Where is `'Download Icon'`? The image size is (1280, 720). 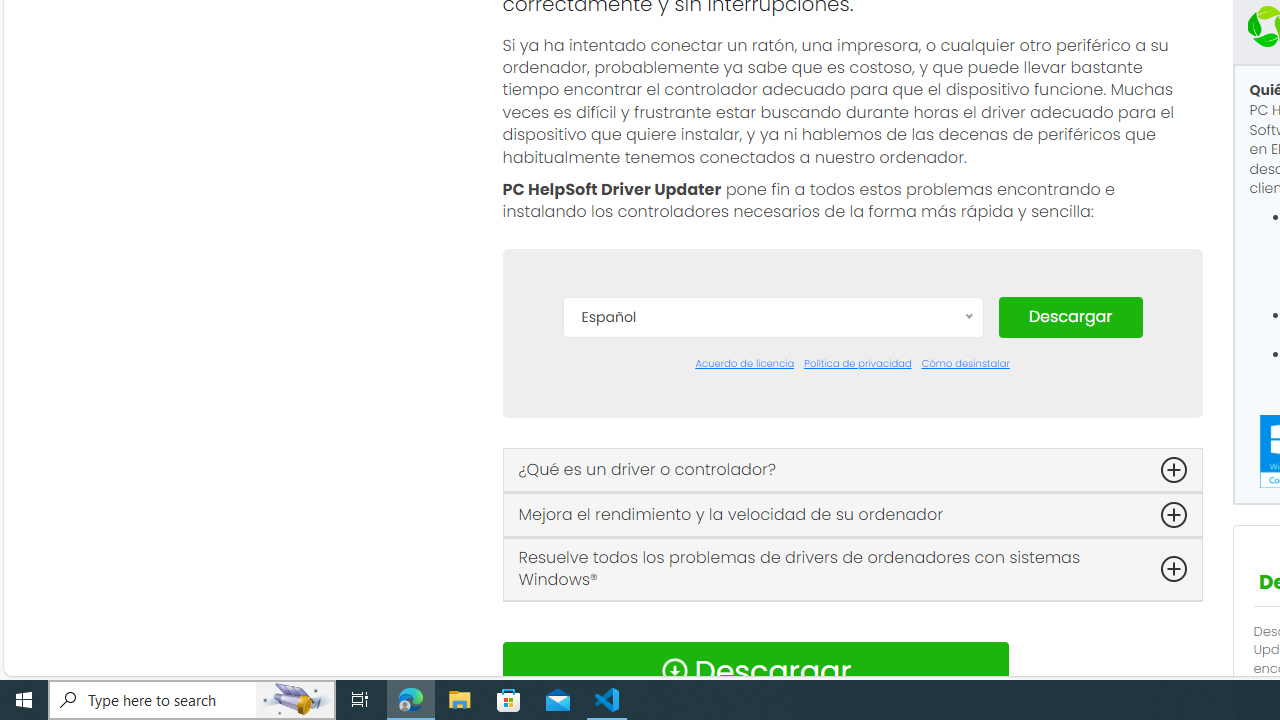 'Download Icon' is located at coordinates (674, 671).